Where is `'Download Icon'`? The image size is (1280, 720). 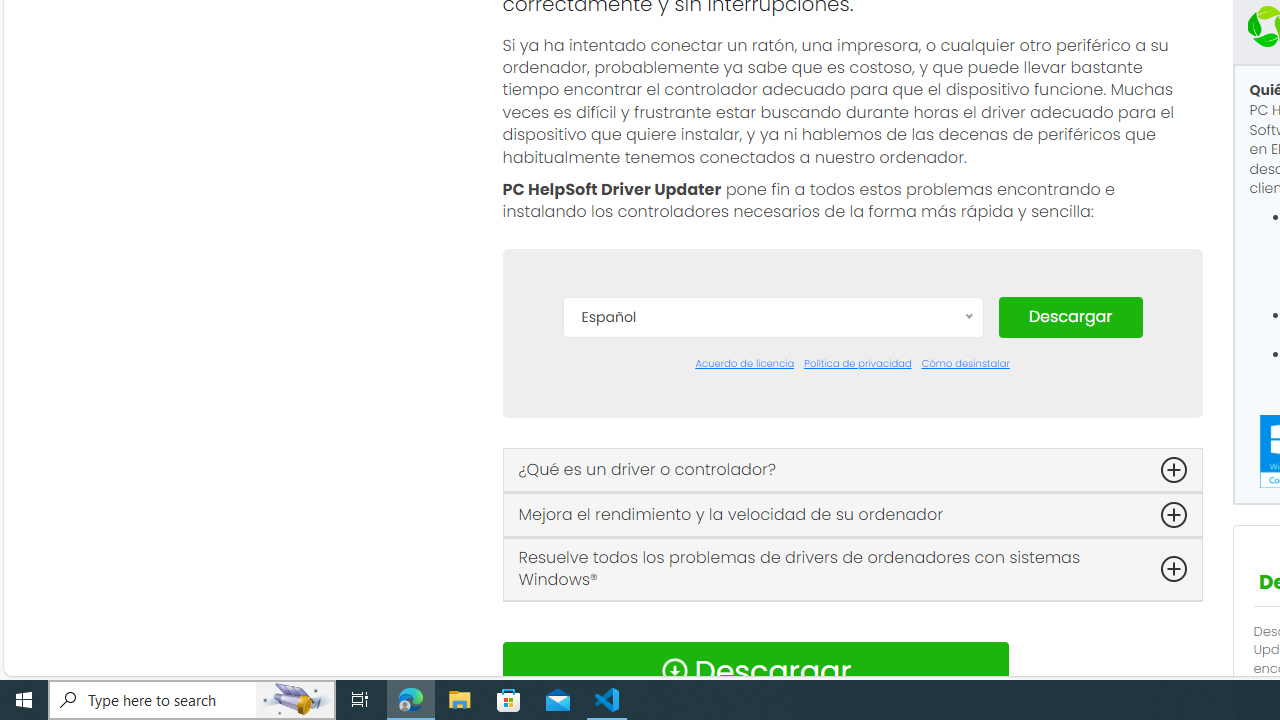 'Download Icon' is located at coordinates (674, 671).